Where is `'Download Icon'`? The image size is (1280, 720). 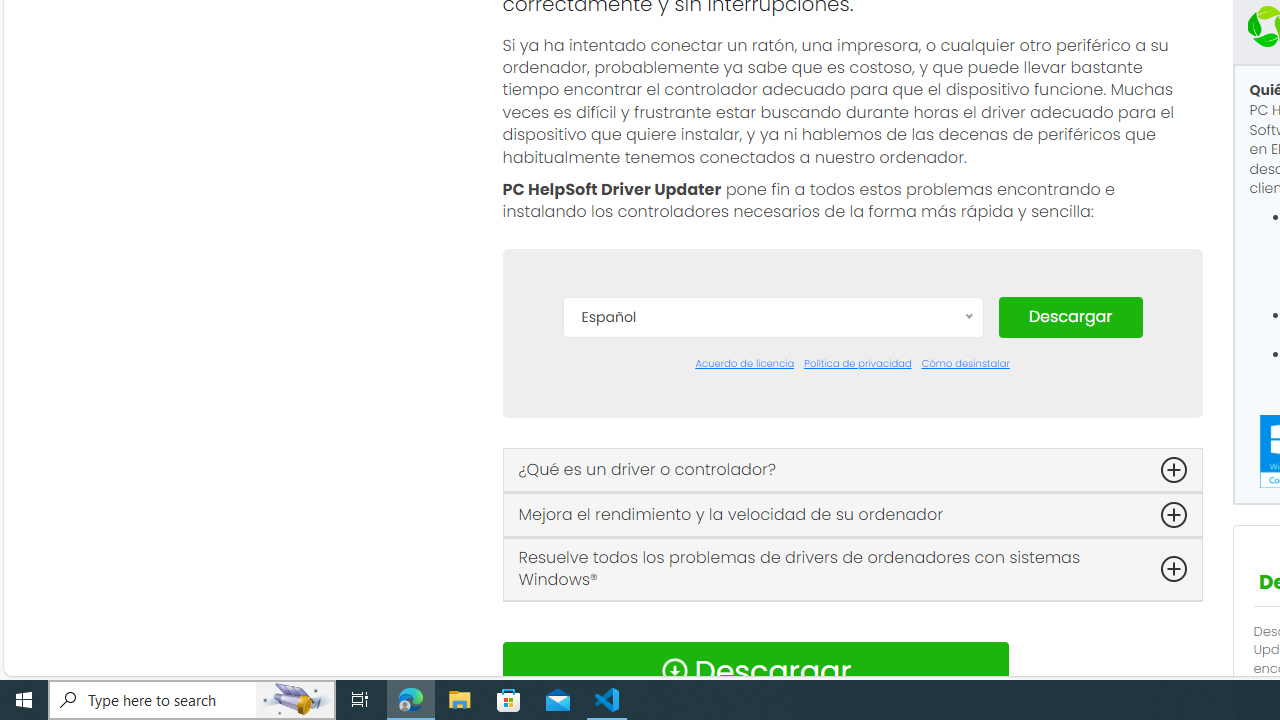 'Download Icon' is located at coordinates (674, 671).